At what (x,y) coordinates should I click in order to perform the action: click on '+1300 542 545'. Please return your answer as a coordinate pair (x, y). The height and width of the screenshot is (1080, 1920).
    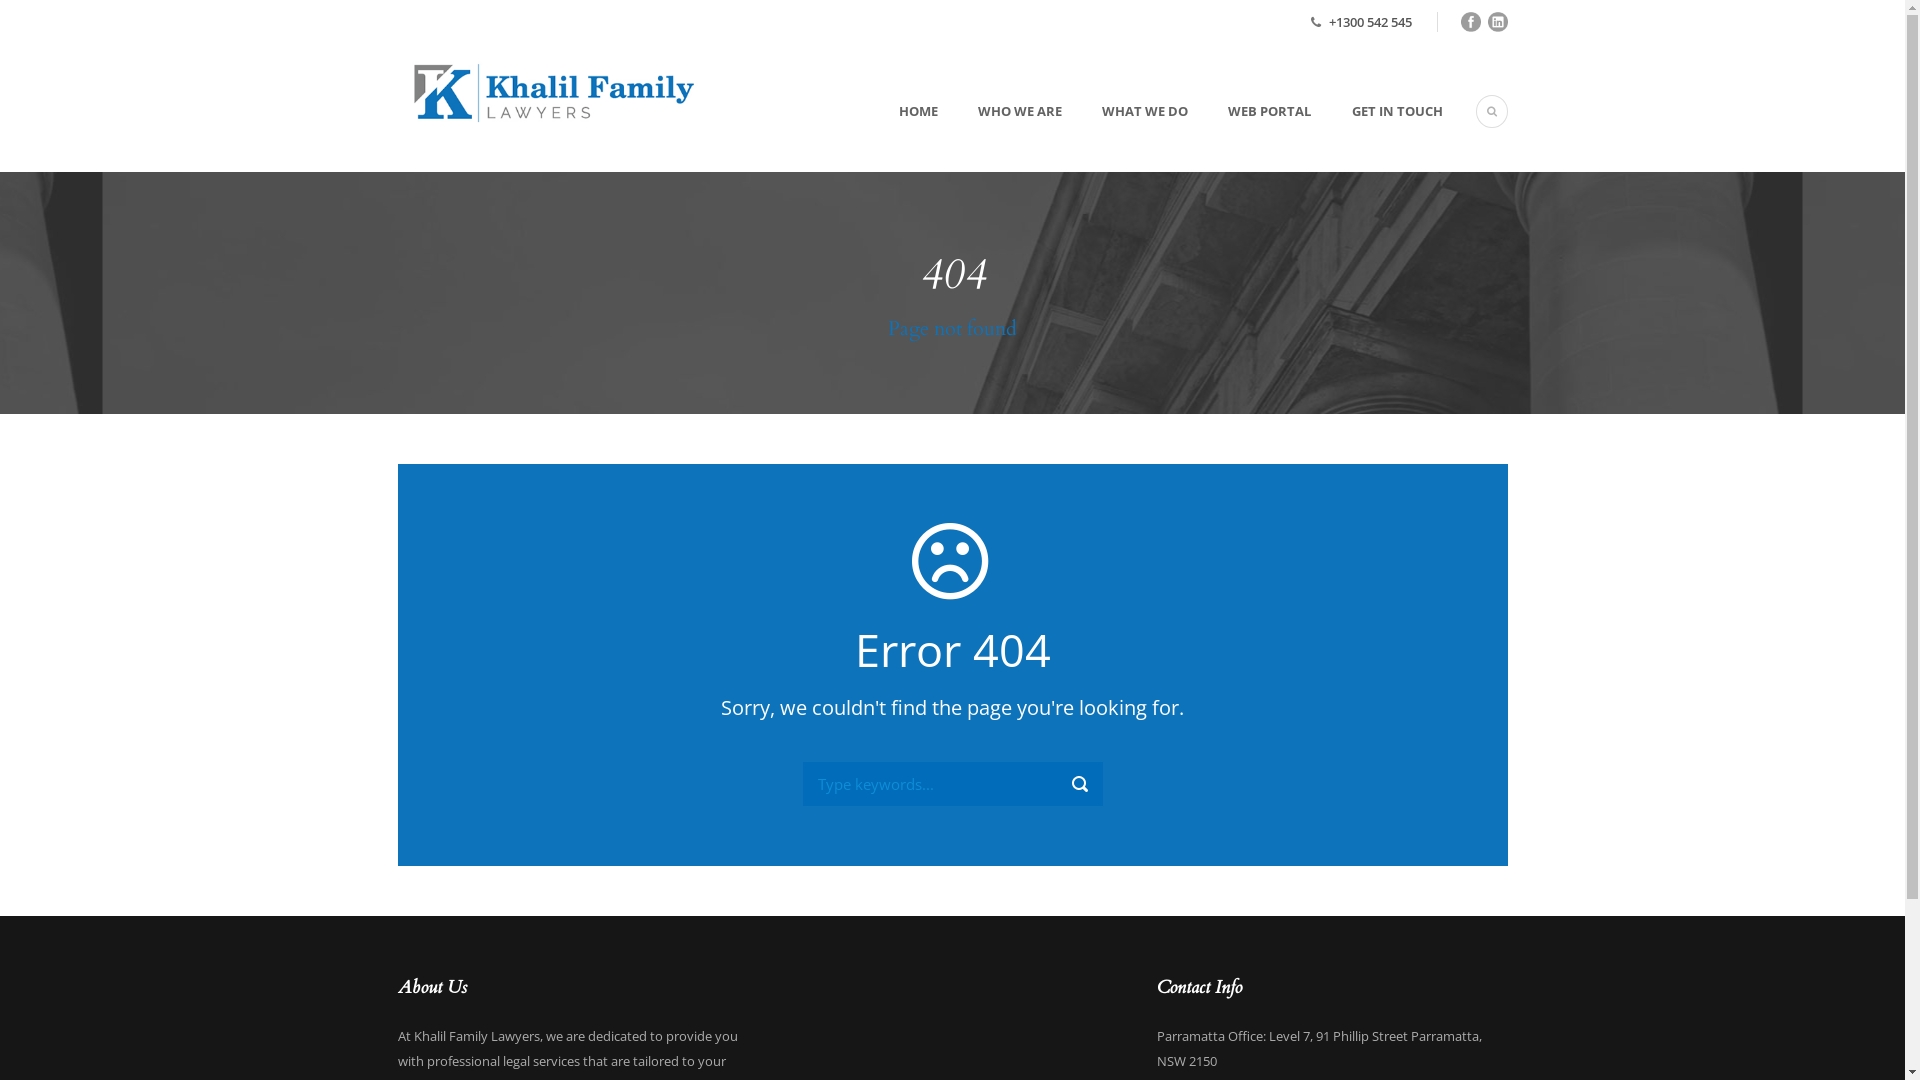
    Looking at the image, I should click on (1368, 22).